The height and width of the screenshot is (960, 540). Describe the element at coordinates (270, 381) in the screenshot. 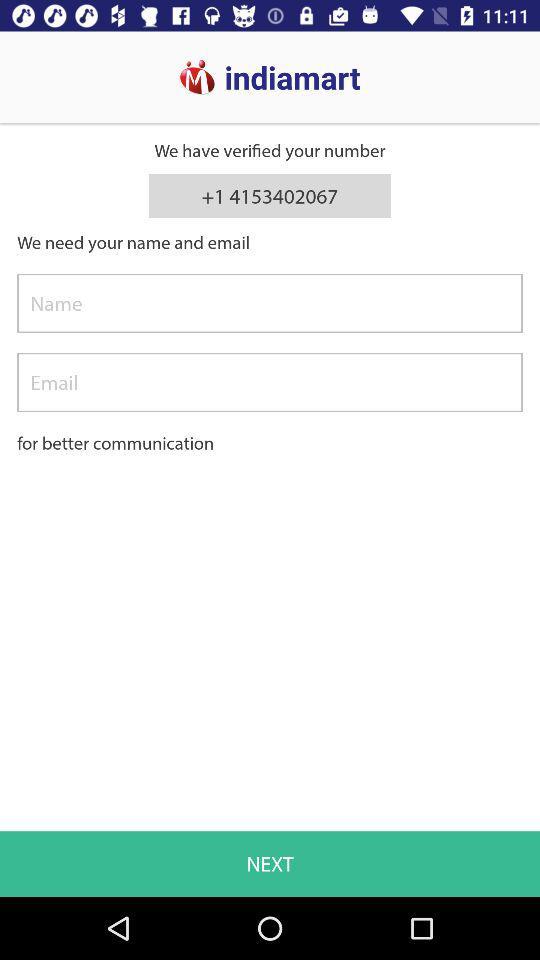

I see `type the email` at that location.